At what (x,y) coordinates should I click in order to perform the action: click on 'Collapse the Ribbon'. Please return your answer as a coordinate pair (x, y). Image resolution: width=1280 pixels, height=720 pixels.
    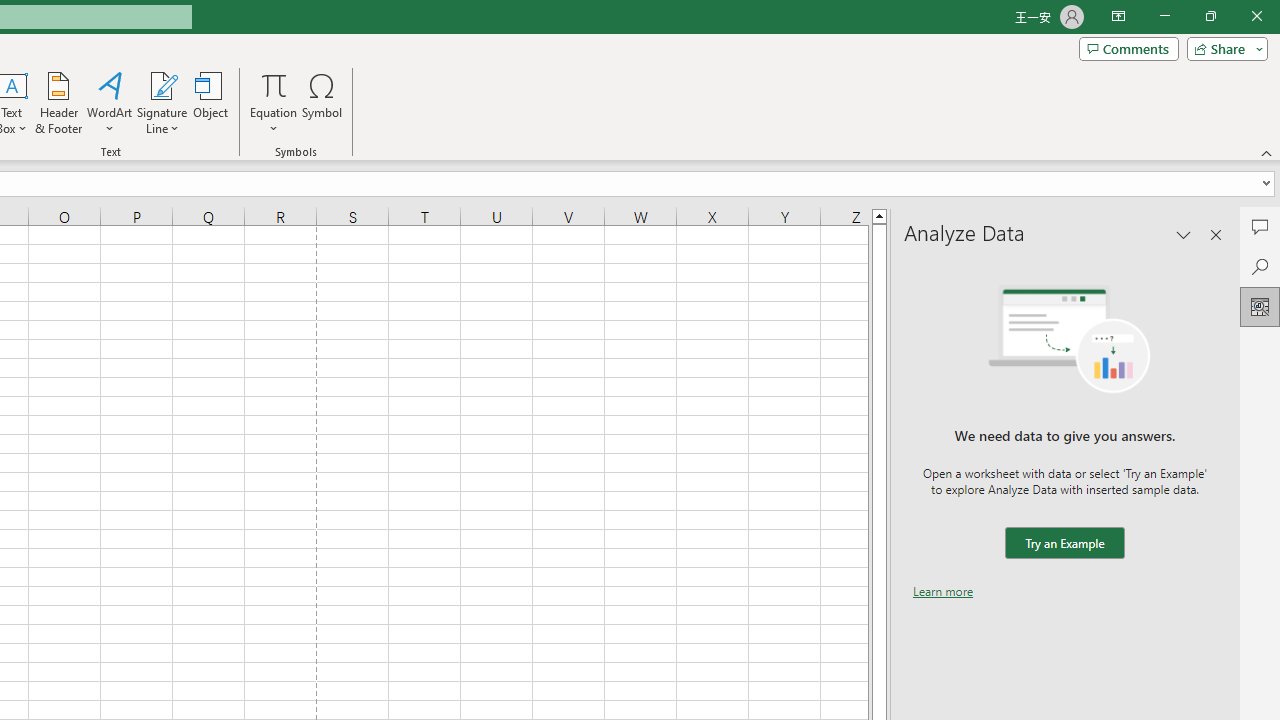
    Looking at the image, I should click on (1266, 152).